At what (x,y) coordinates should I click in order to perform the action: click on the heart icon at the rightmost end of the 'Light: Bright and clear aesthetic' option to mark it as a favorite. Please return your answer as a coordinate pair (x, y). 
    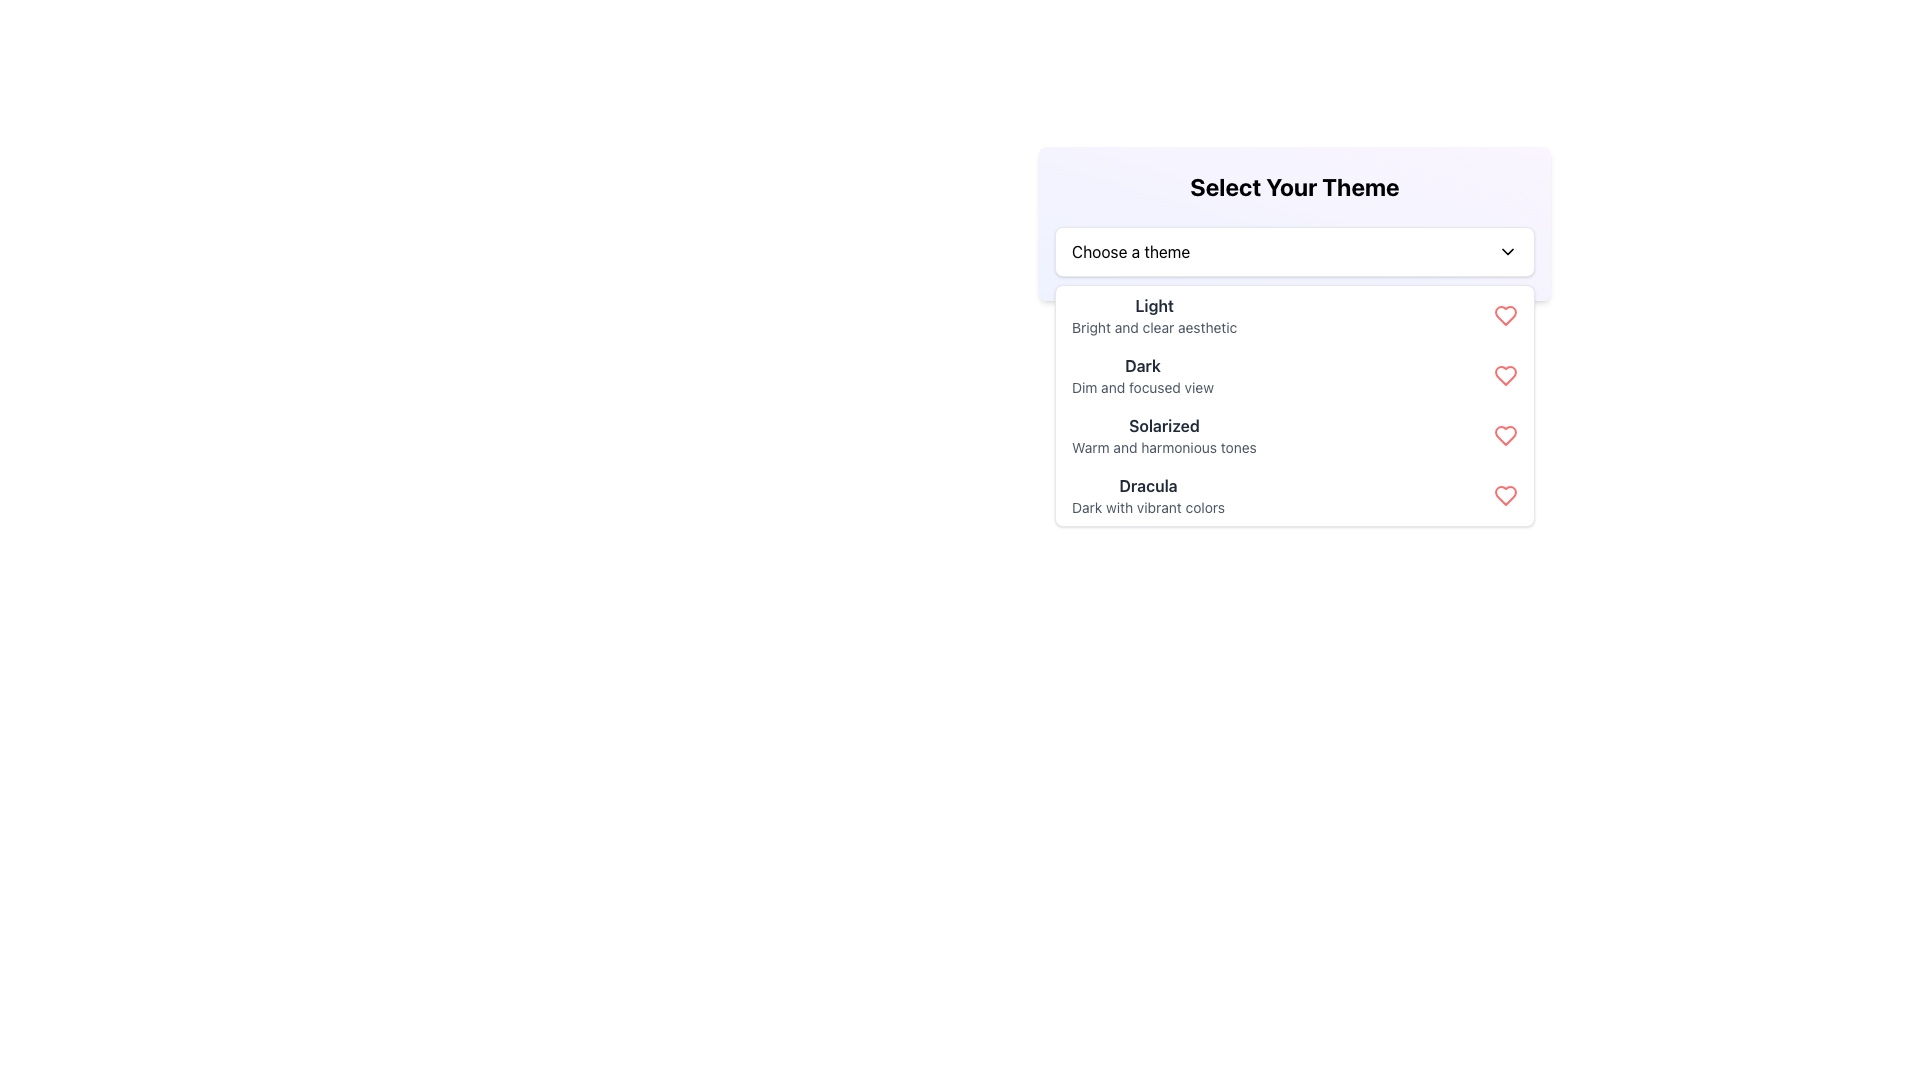
    Looking at the image, I should click on (1506, 315).